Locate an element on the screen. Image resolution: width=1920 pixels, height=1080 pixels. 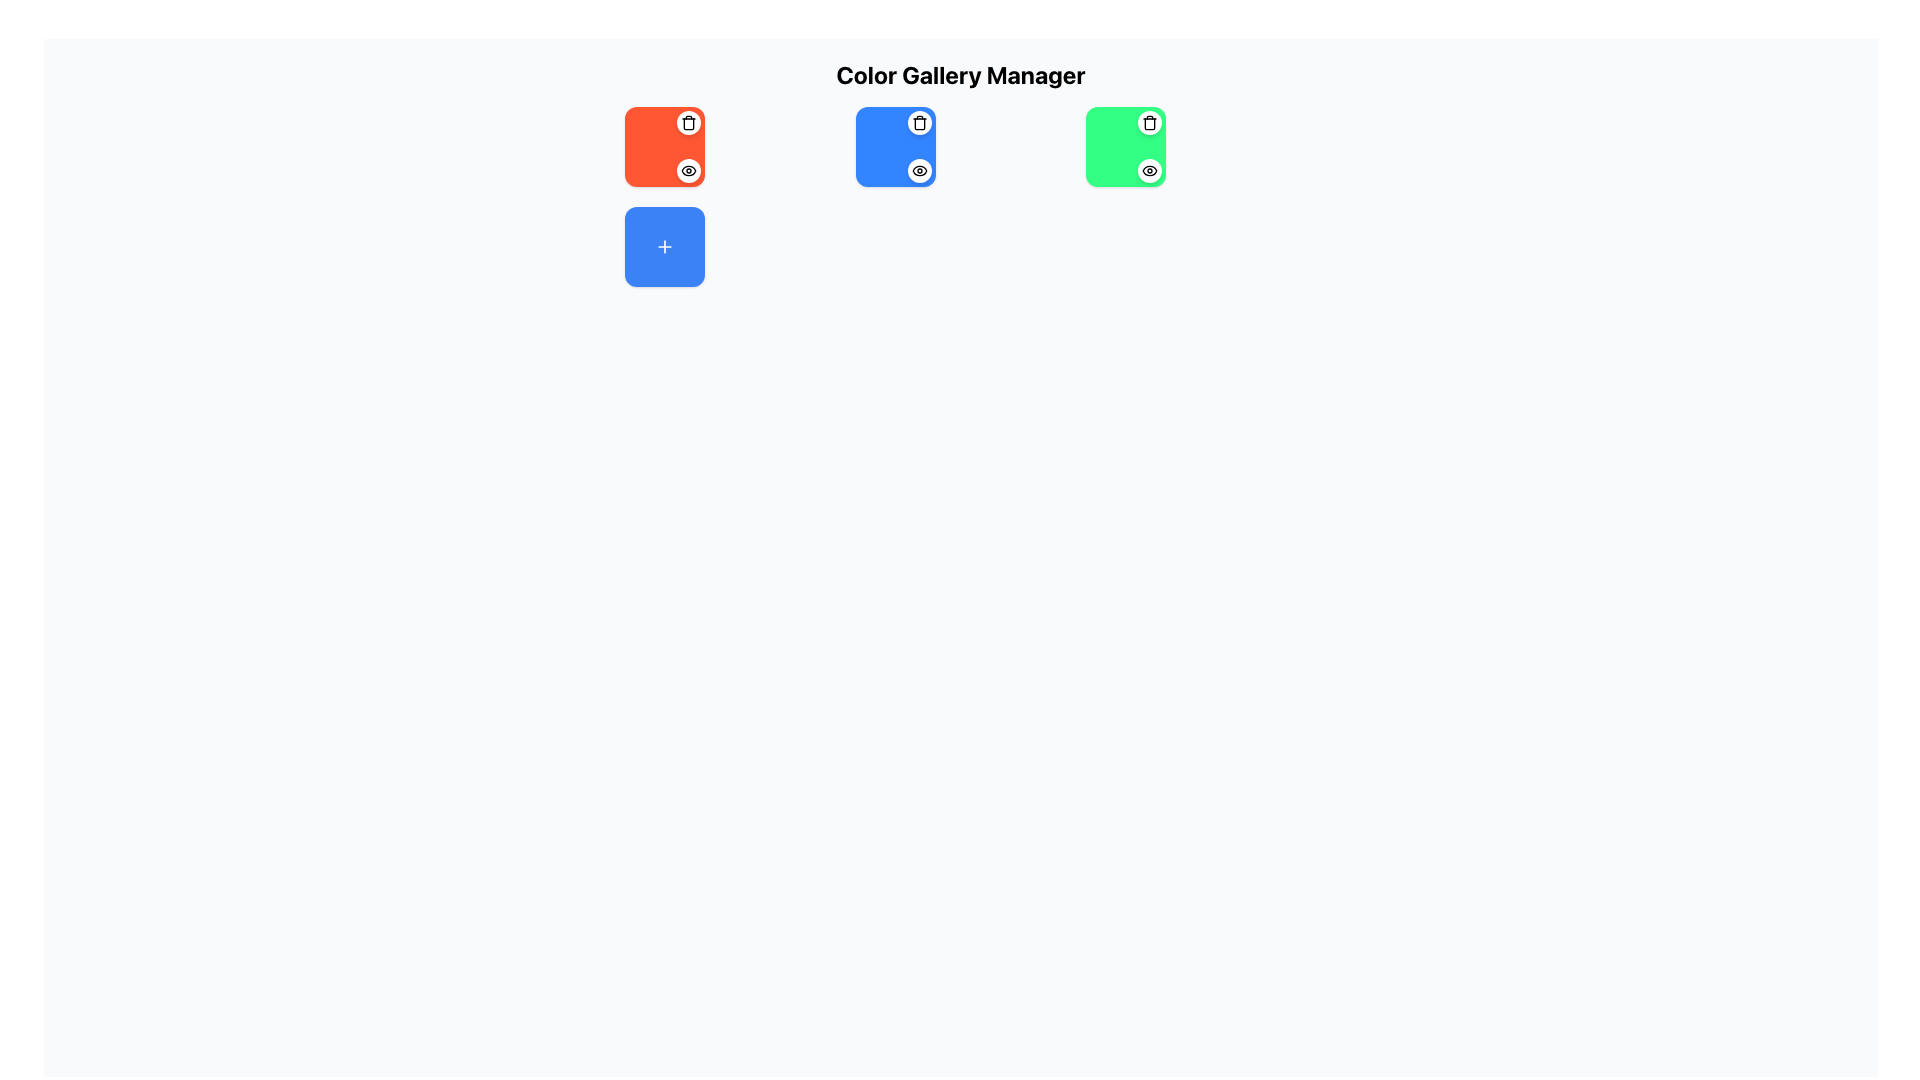
the main heading text display labeled 'Color Gallery Manager', which is prominently styled in a bold black font at the top of the interface is located at coordinates (960, 73).